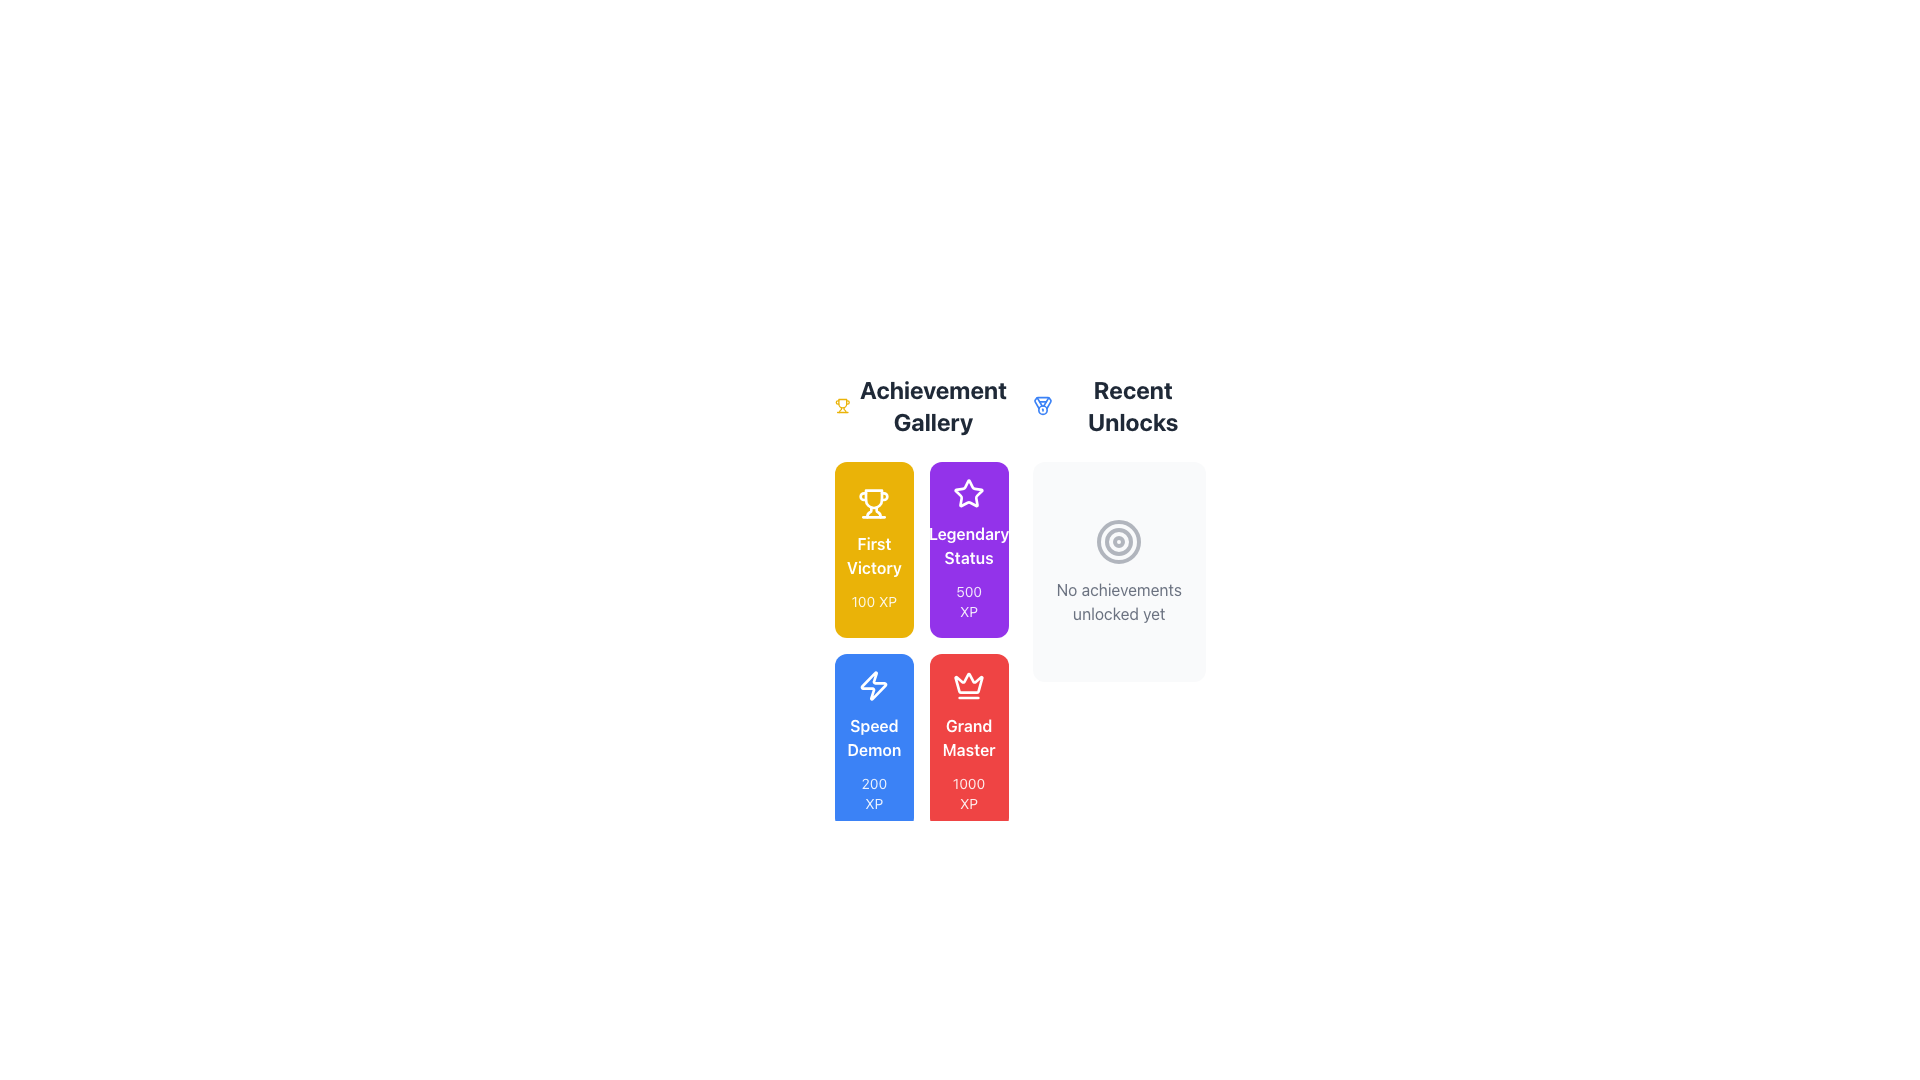  What do you see at coordinates (874, 741) in the screenshot?
I see `displayed content of the Informative achievement card titled 'Speed Demon' located in the first column of the bottom row in the 'Achievement Gallery' section` at bounding box center [874, 741].